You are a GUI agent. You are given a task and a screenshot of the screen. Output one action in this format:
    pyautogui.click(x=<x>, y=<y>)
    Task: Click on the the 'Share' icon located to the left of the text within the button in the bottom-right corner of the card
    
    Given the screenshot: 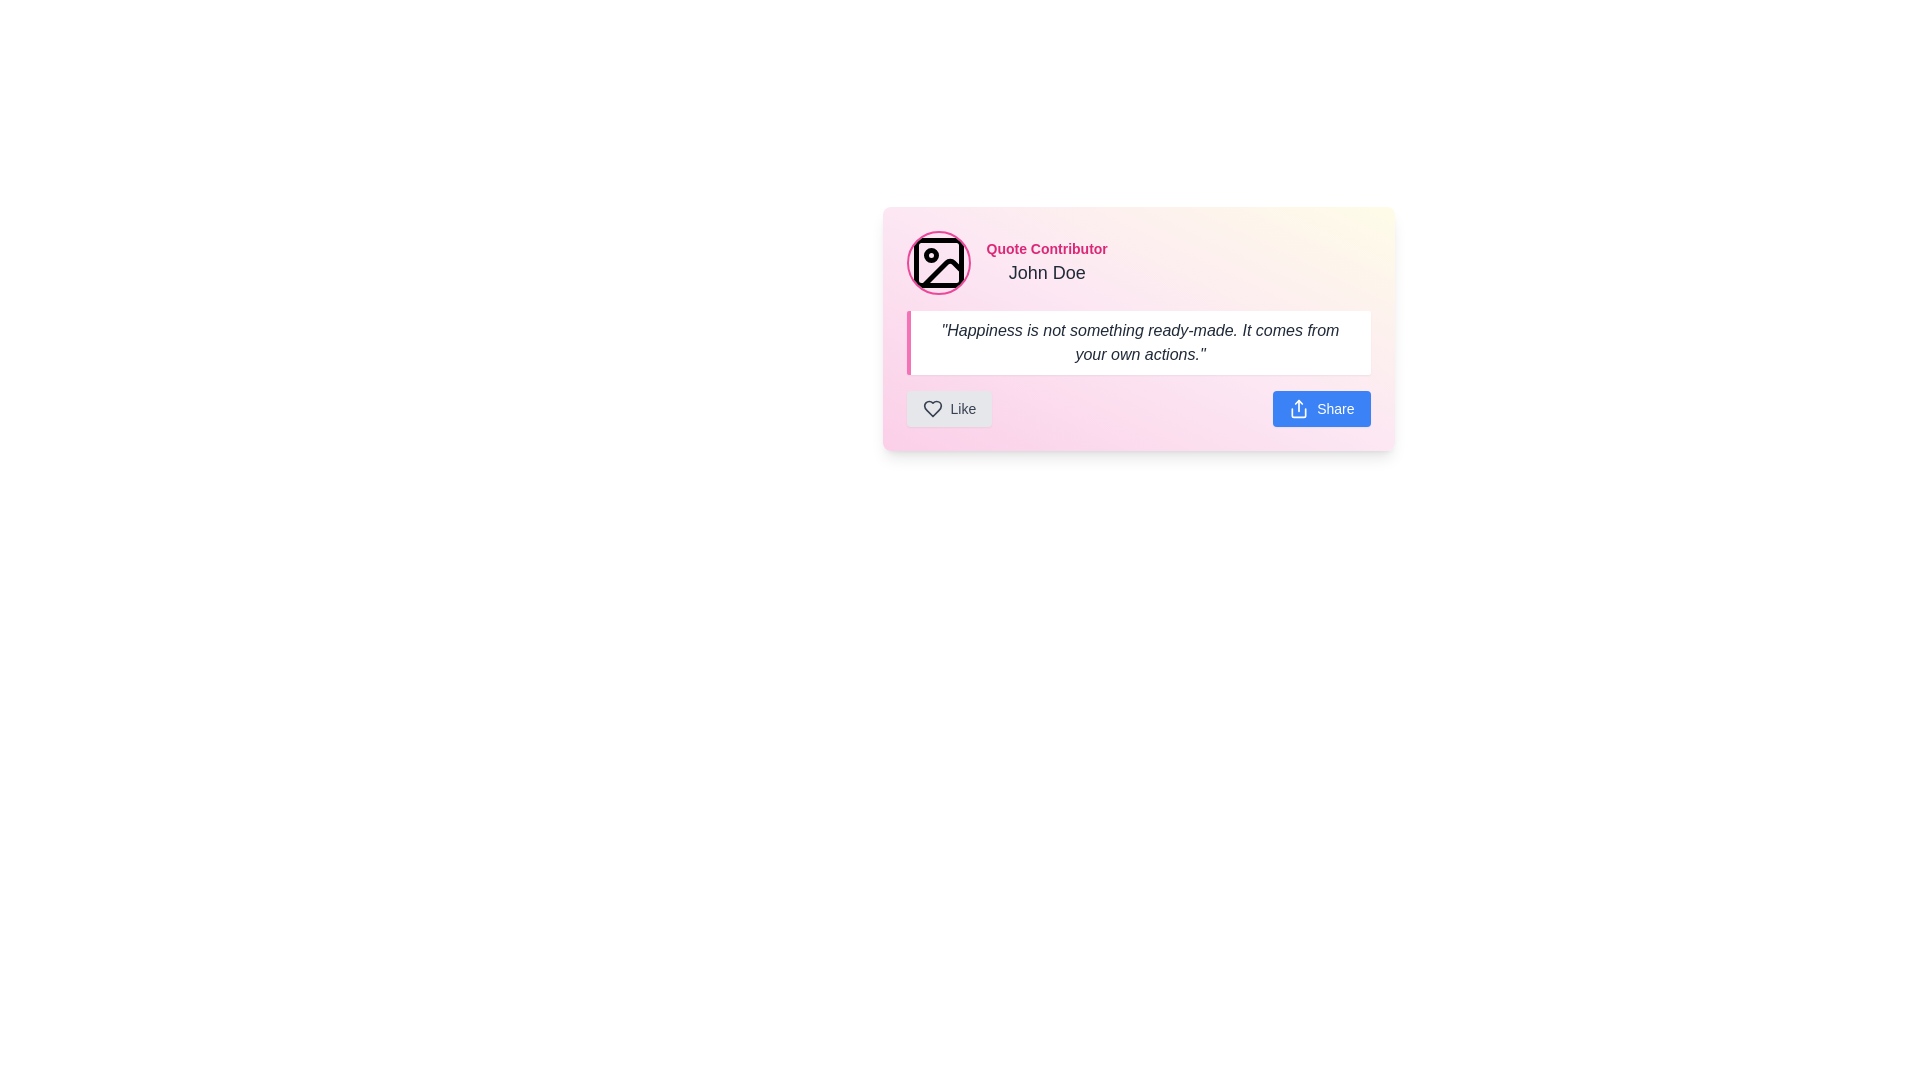 What is the action you would take?
    pyautogui.click(x=1299, y=407)
    